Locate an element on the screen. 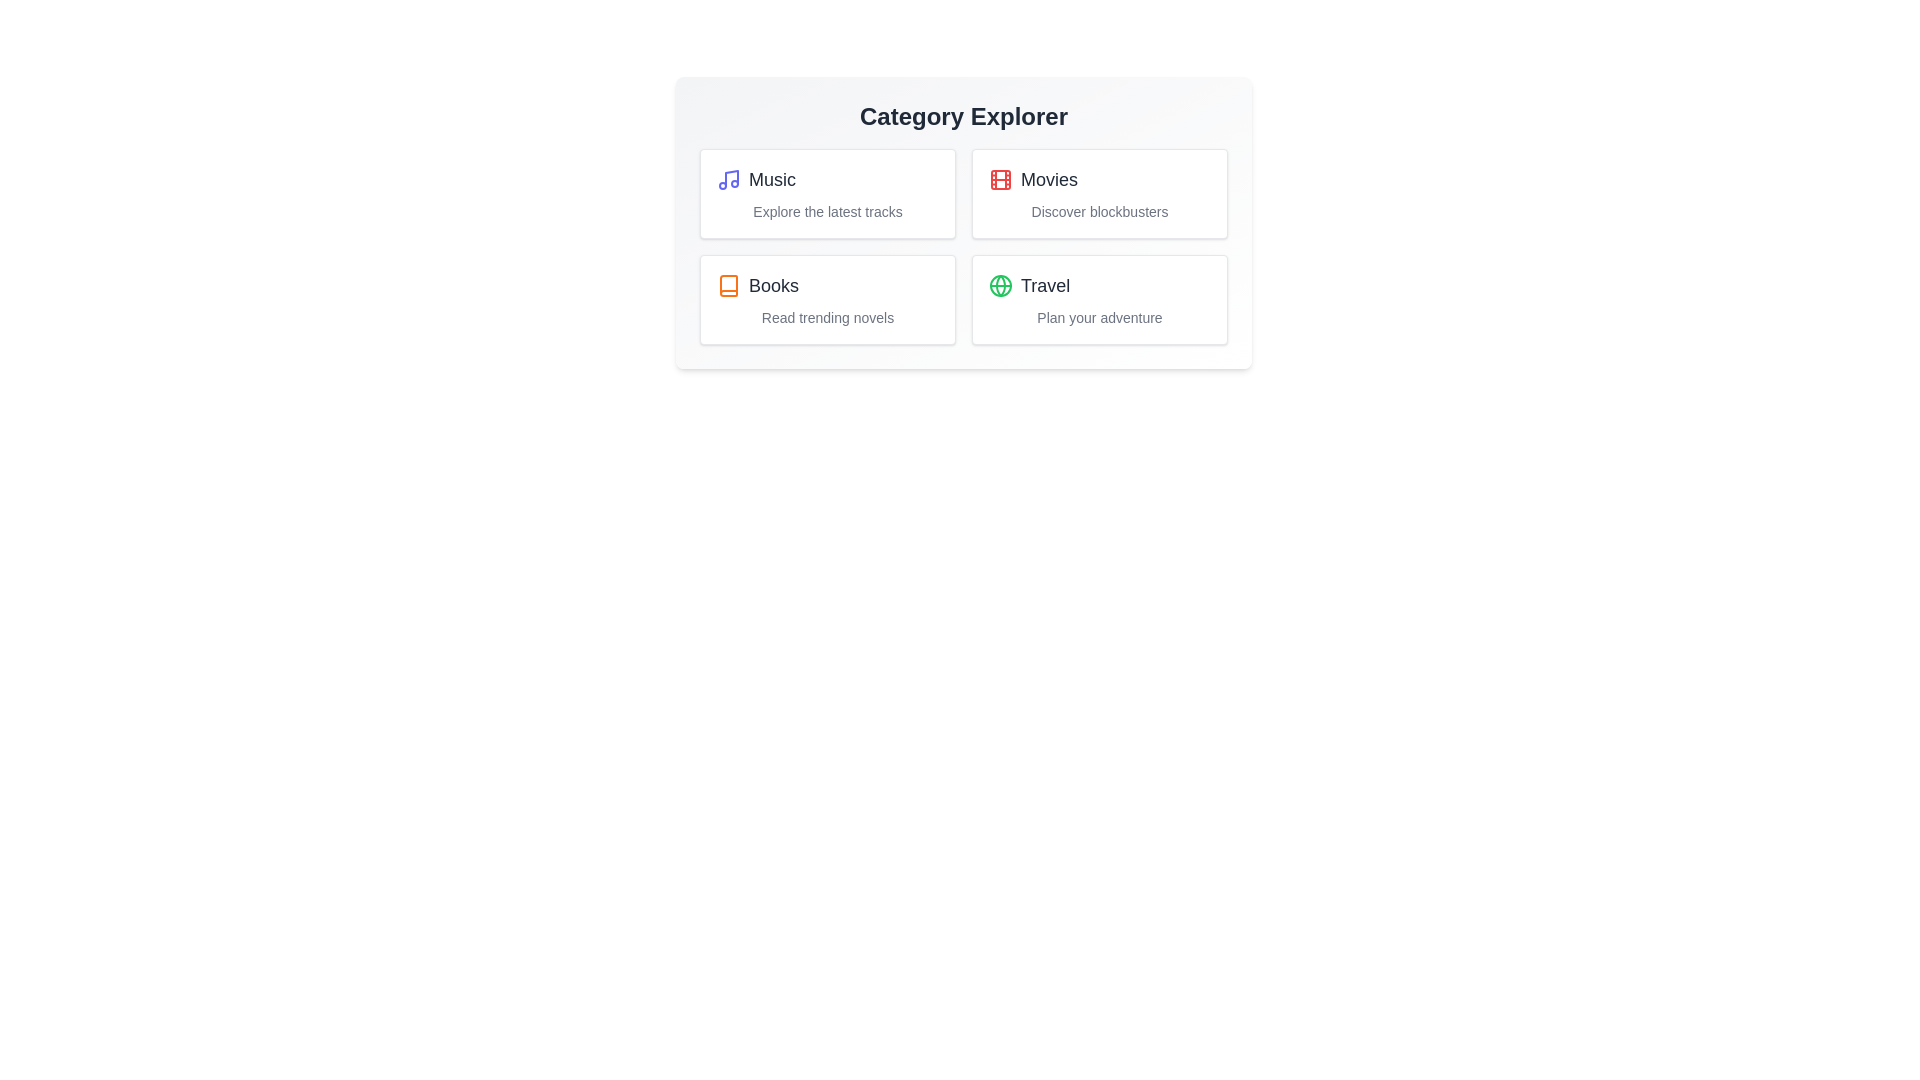 The image size is (1920, 1080). the 'Travel' category to select it is located at coordinates (1098, 285).